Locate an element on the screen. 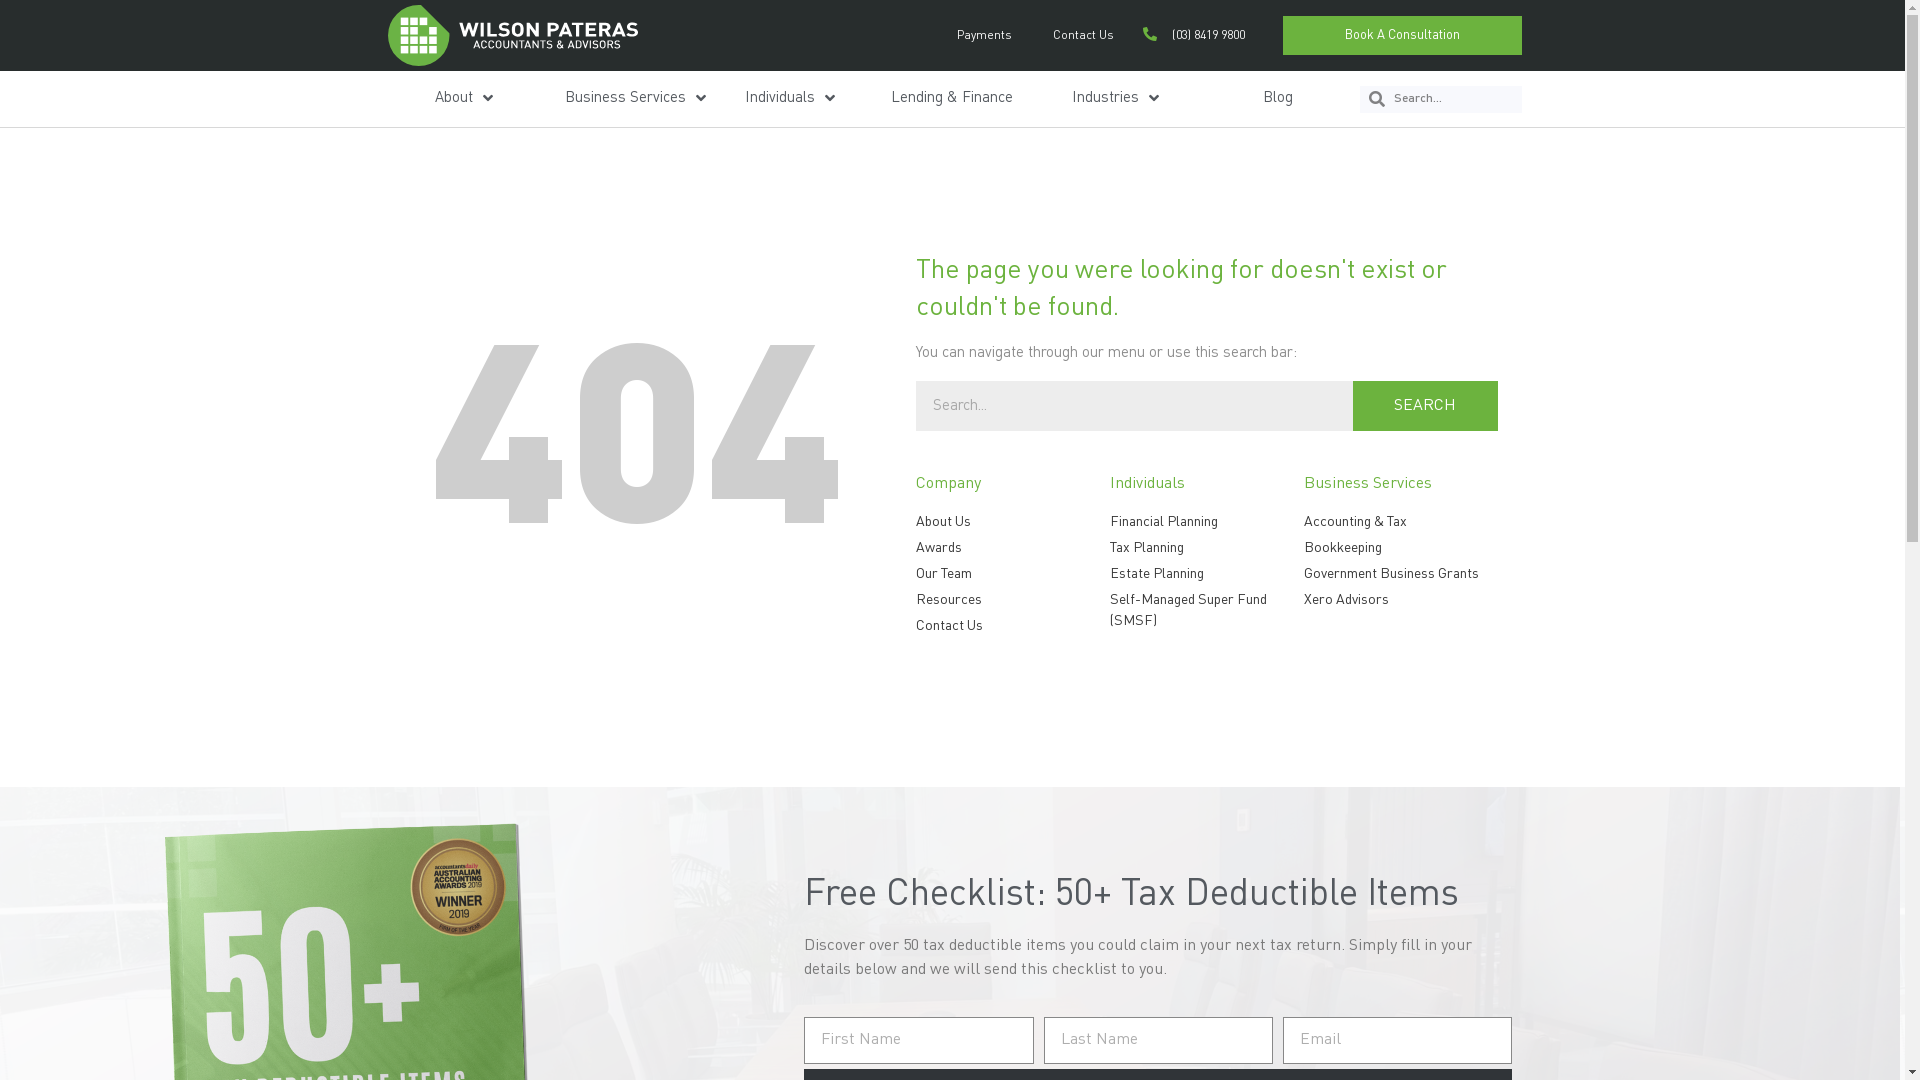 This screenshot has height=1080, width=1920. 'Xero Advisors' is located at coordinates (1400, 599).